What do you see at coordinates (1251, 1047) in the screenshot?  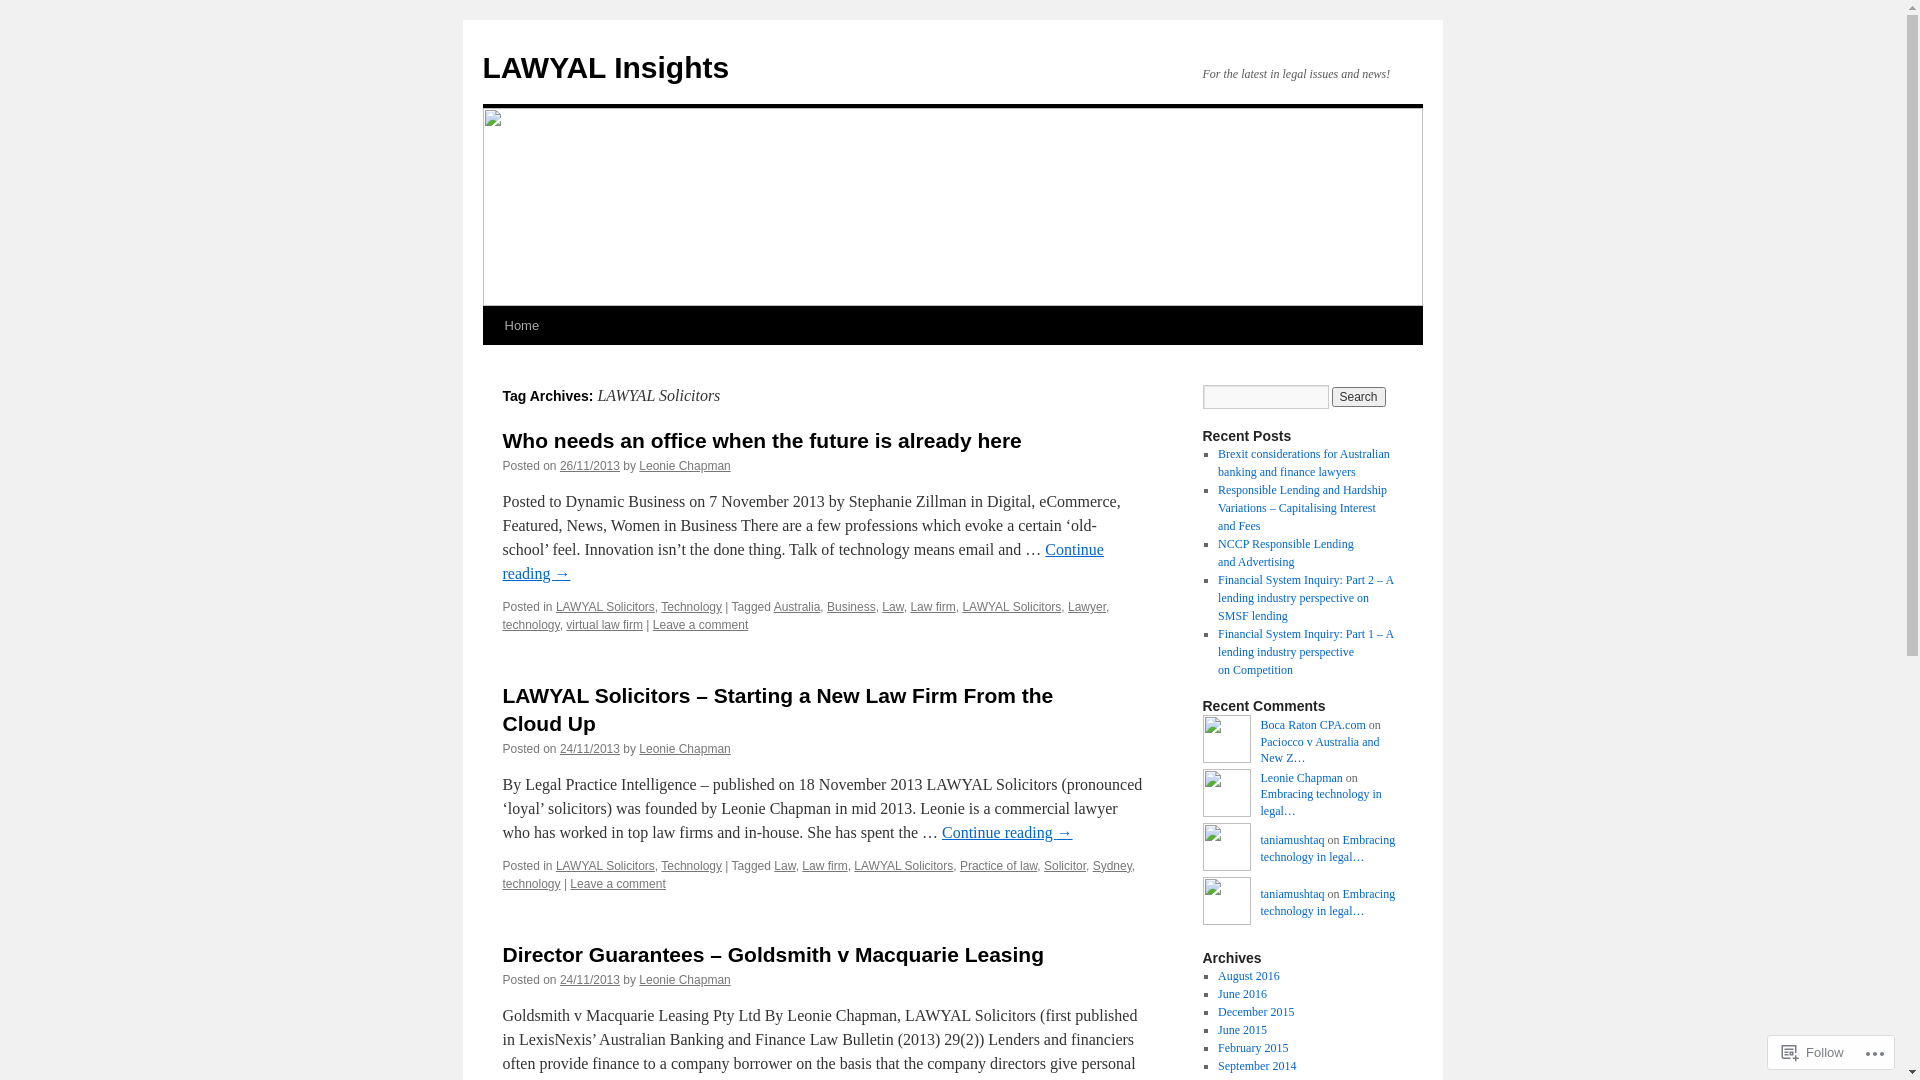 I see `'February 2015'` at bounding box center [1251, 1047].